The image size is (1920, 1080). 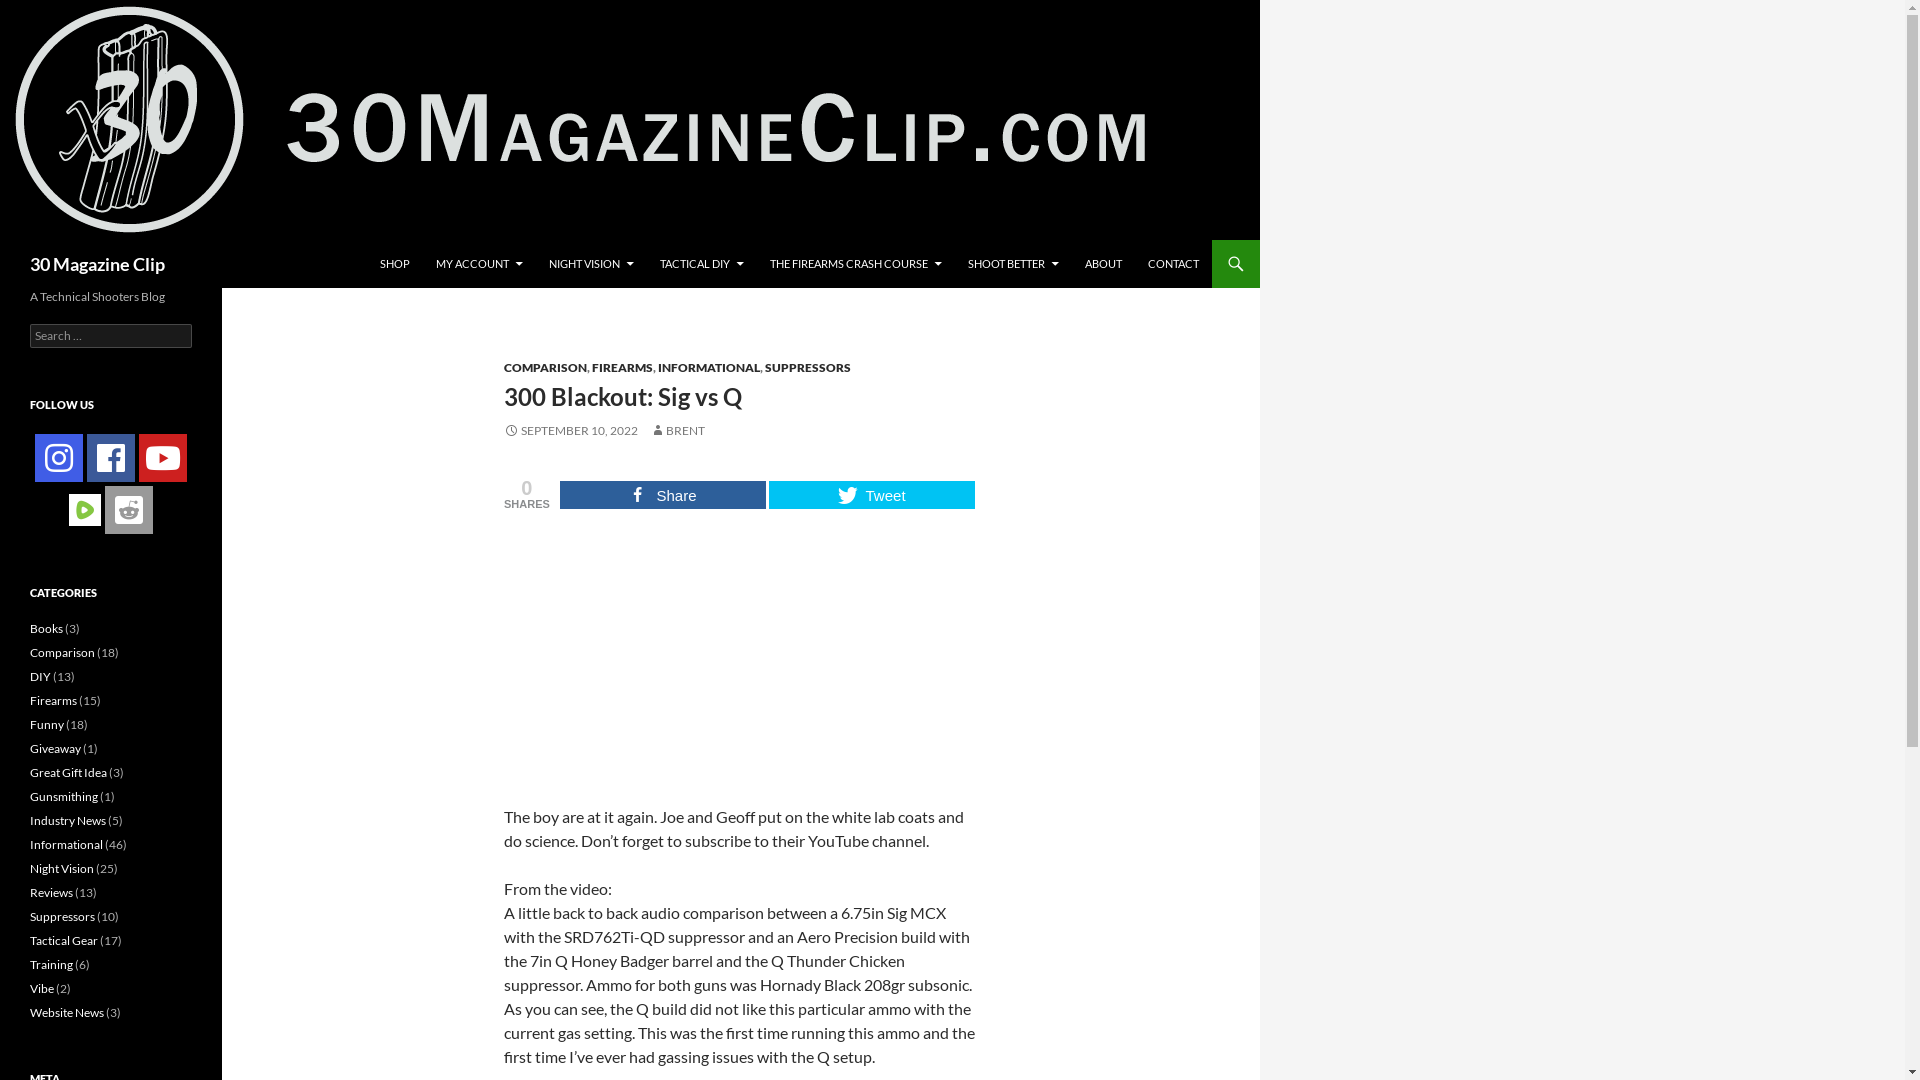 What do you see at coordinates (63, 795) in the screenshot?
I see `'Gunsmithing'` at bounding box center [63, 795].